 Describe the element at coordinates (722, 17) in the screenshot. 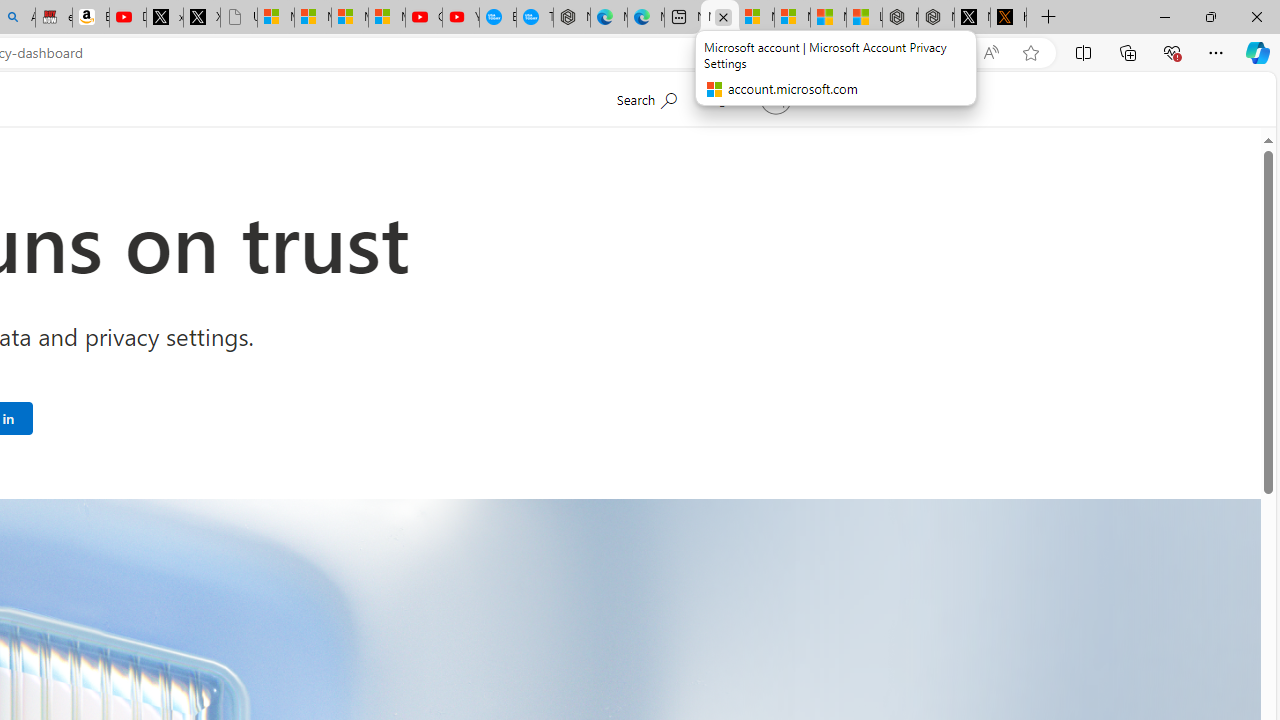

I see `'Close tab'` at that location.